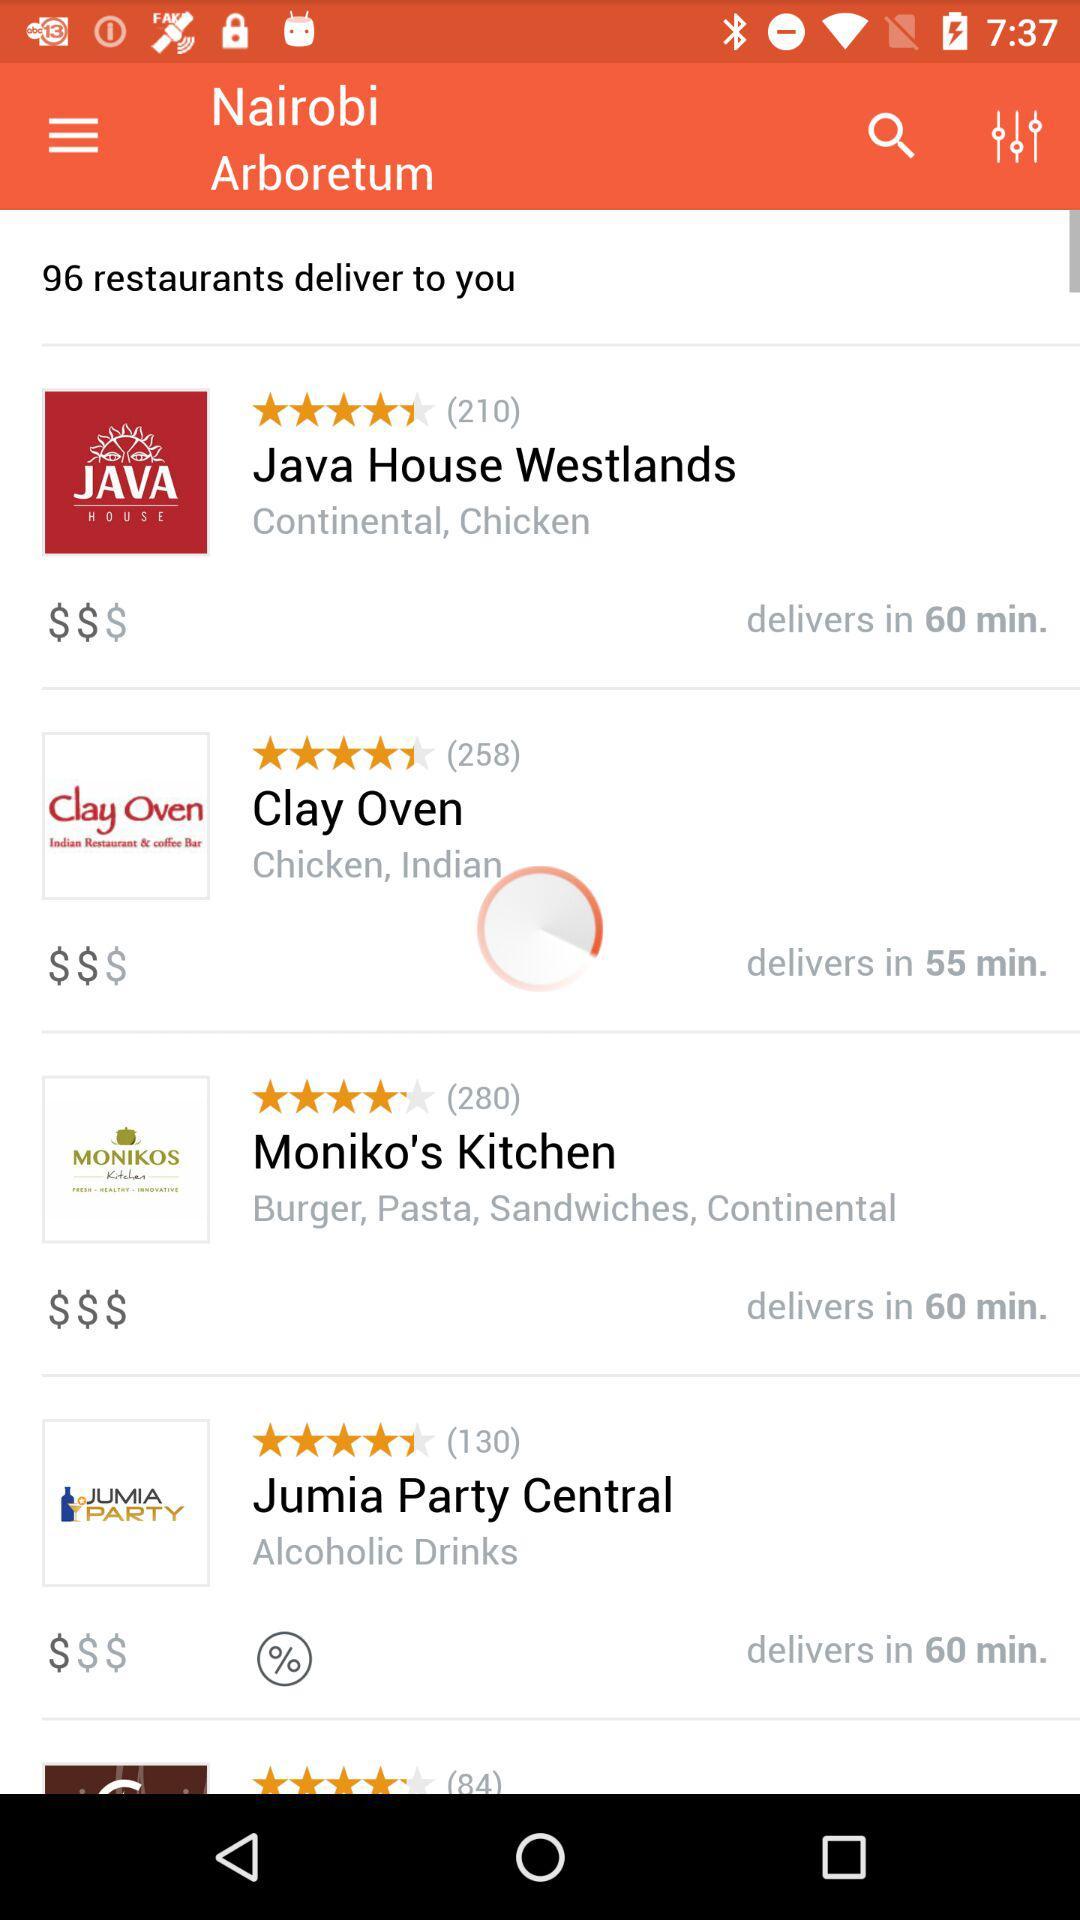  What do you see at coordinates (1017, 135) in the screenshot?
I see `the item above the 96 restaurants deliver icon` at bounding box center [1017, 135].